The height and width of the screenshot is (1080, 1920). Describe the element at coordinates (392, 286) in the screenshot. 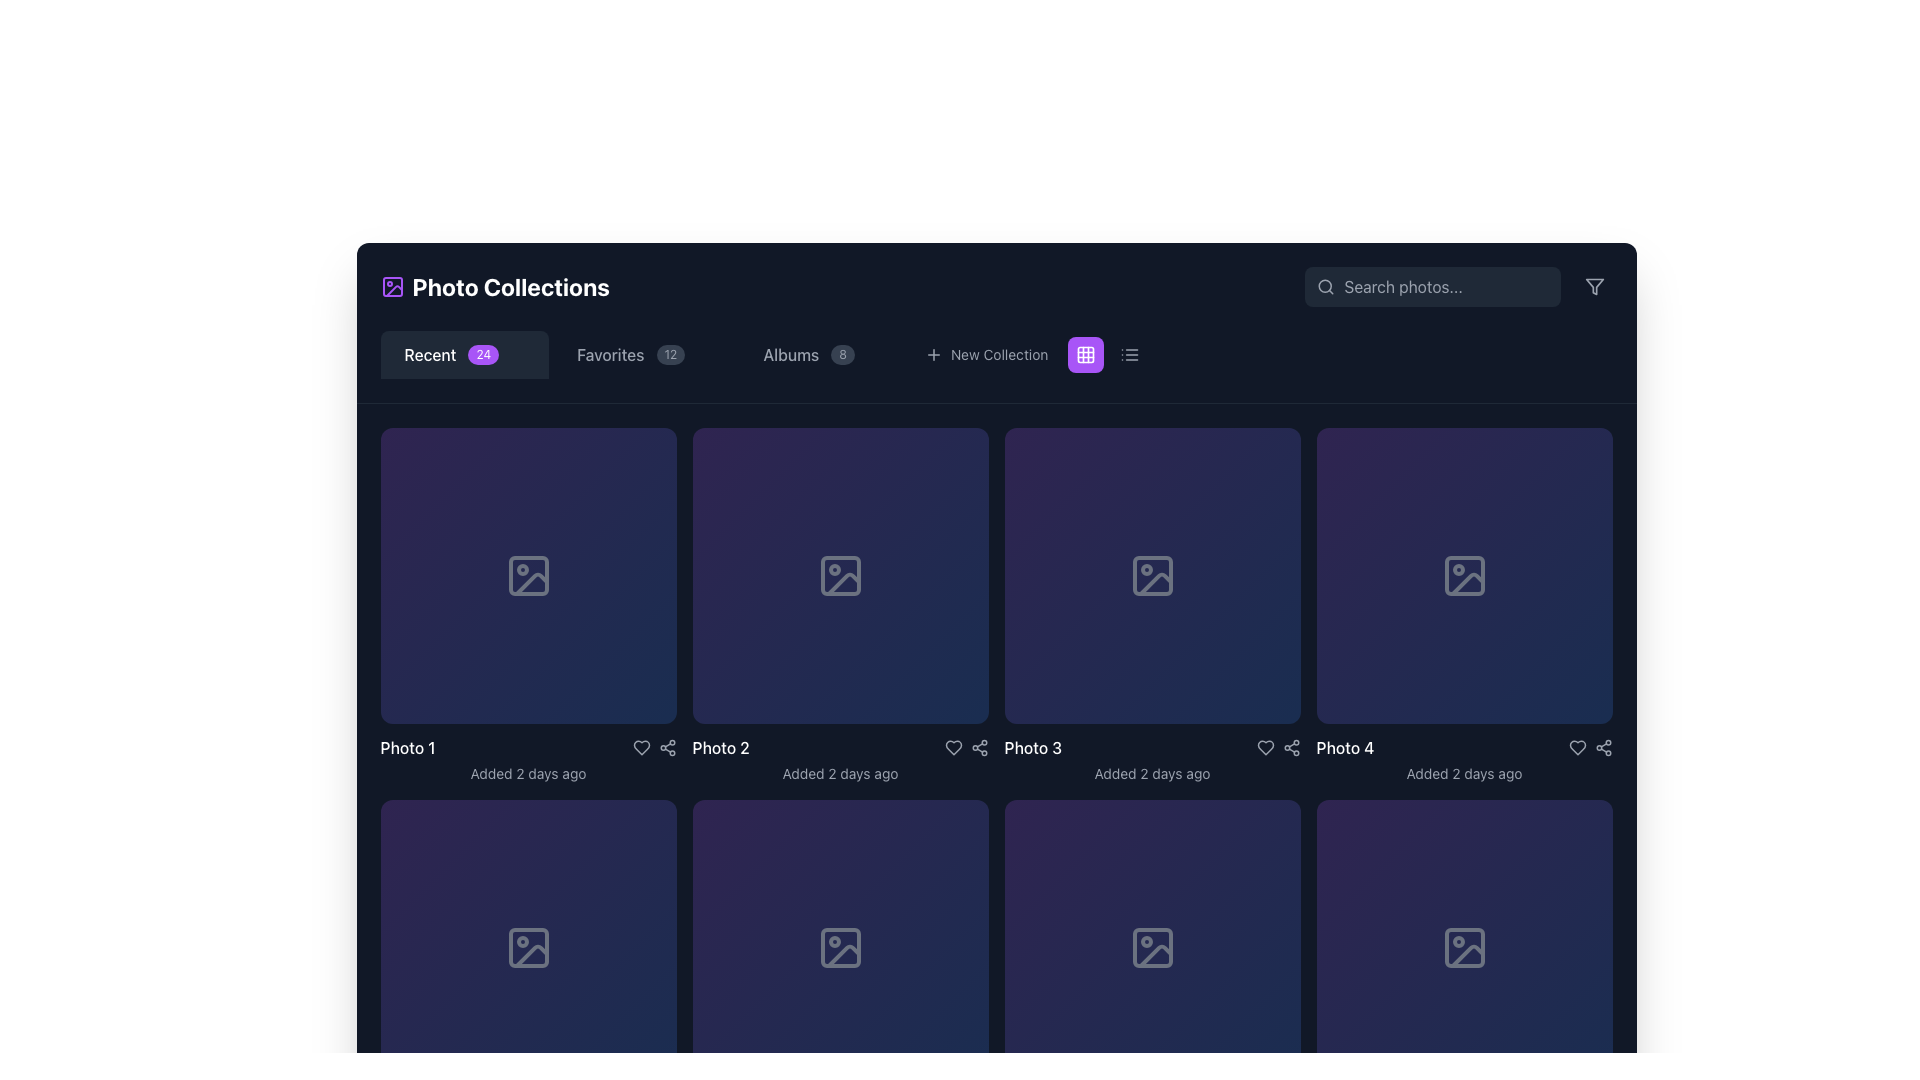

I see `the purple icon representing an image, located to the left of the 'Photo Collections' text, at the top-left section of the interface` at that location.